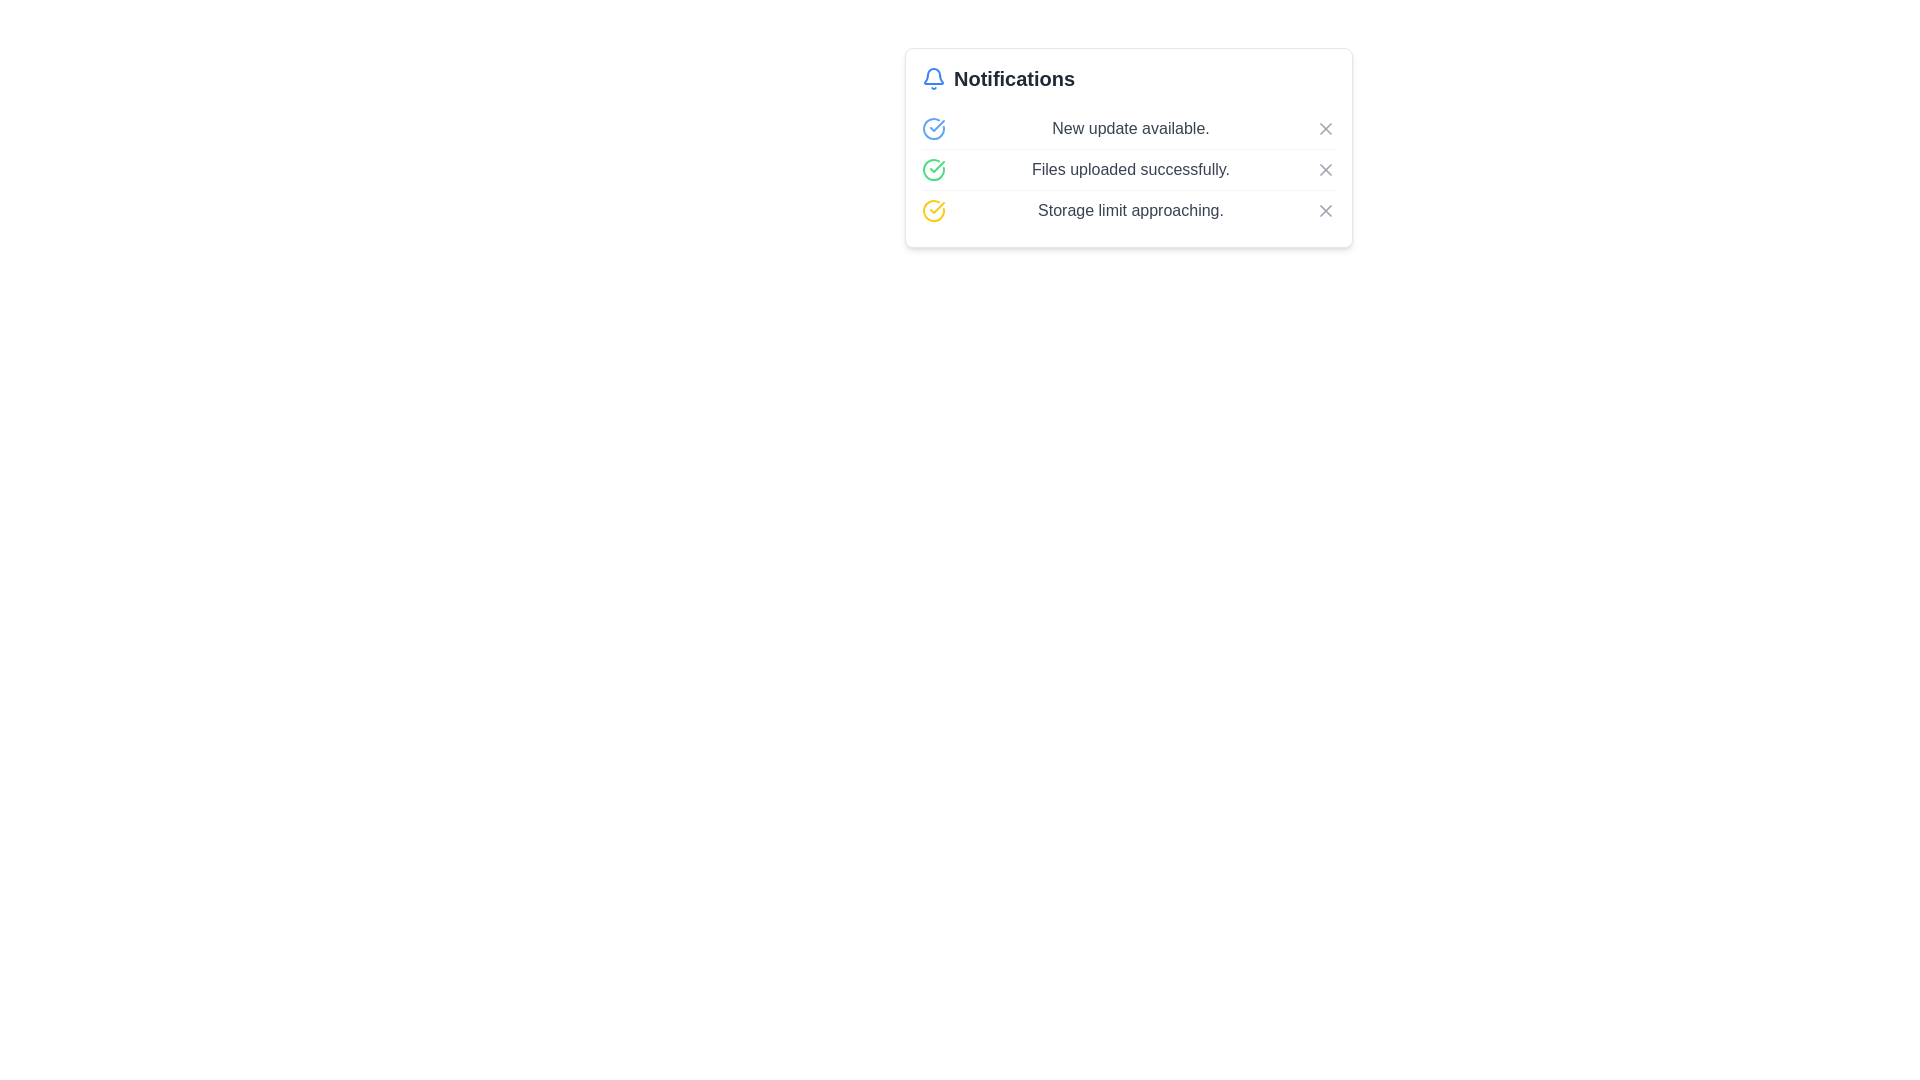  What do you see at coordinates (936, 165) in the screenshot?
I see `the visual indication of the green check mark icon within the notification card, which indicates a successful file upload` at bounding box center [936, 165].